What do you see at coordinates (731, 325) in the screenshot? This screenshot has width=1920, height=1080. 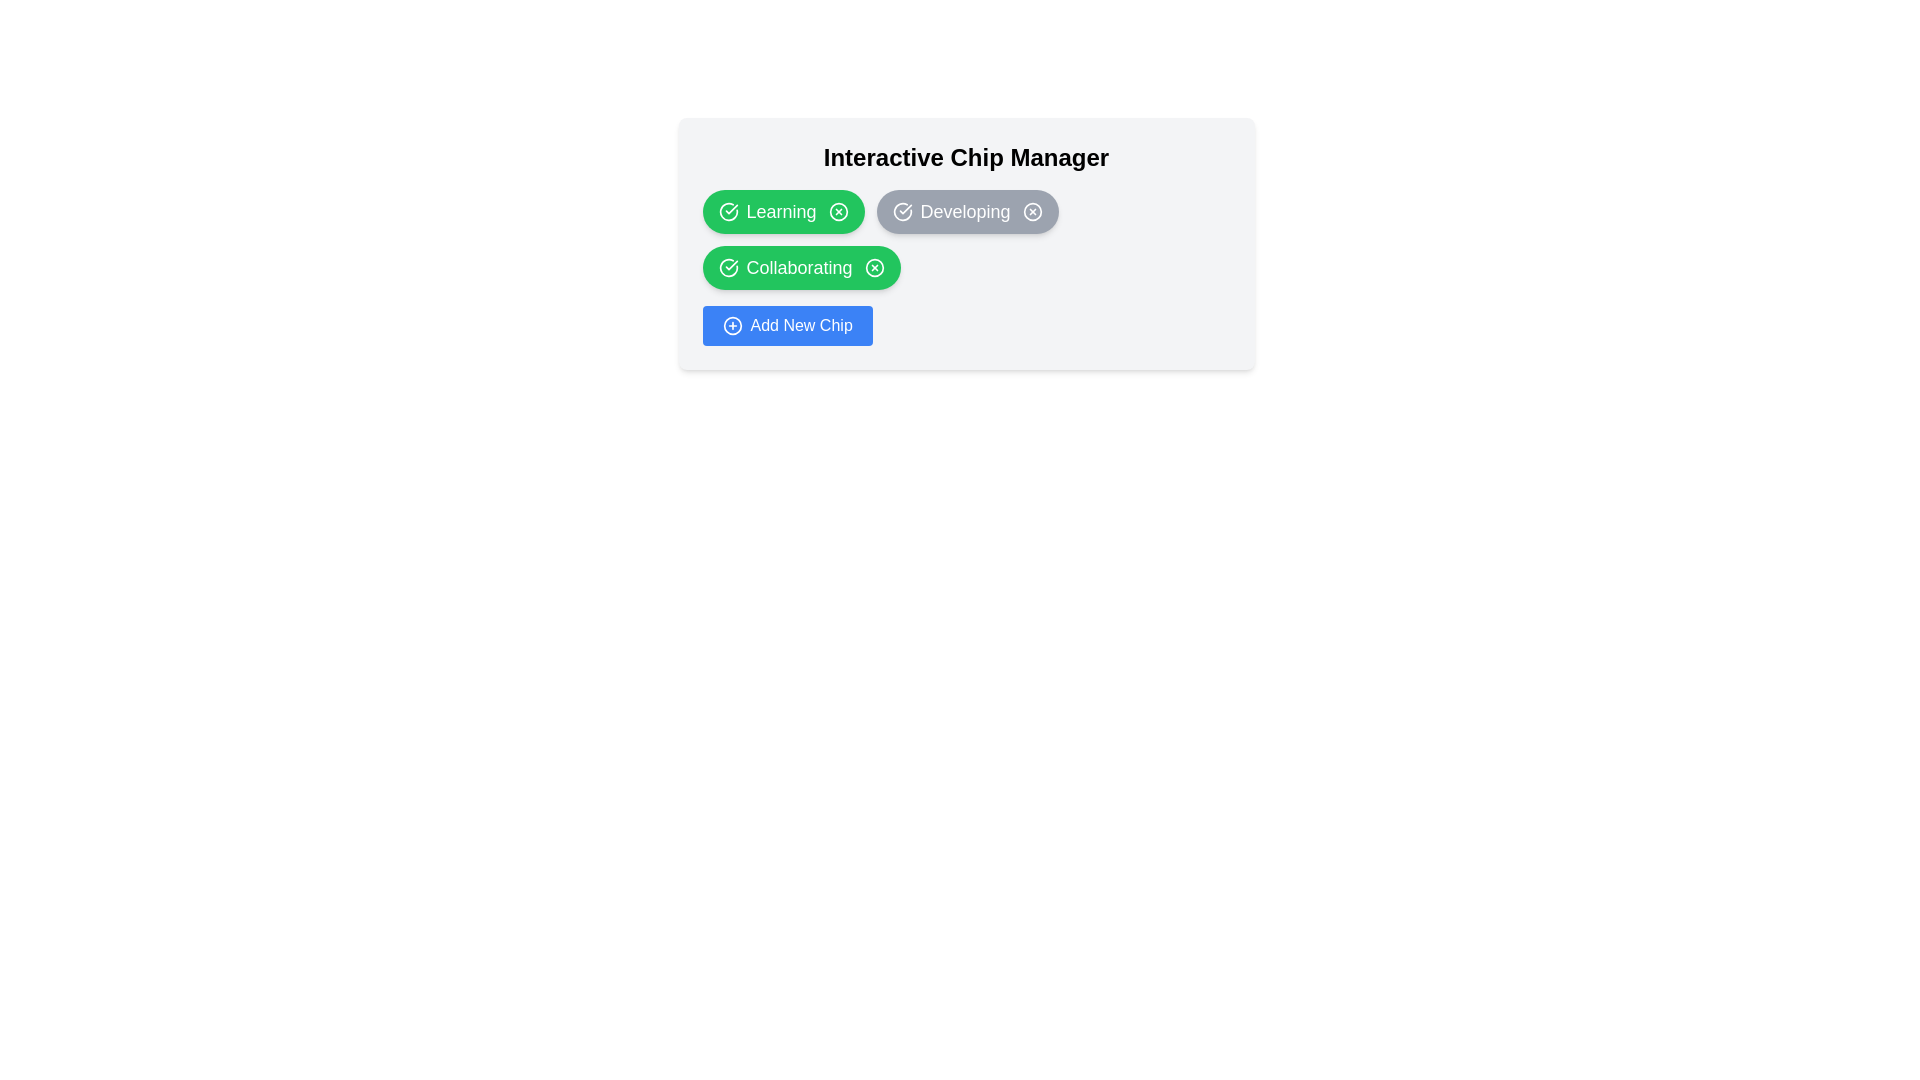 I see `the circular '+' icon within the 'Add New Chip' button located at the bottom-left corner of the chip area` at bounding box center [731, 325].